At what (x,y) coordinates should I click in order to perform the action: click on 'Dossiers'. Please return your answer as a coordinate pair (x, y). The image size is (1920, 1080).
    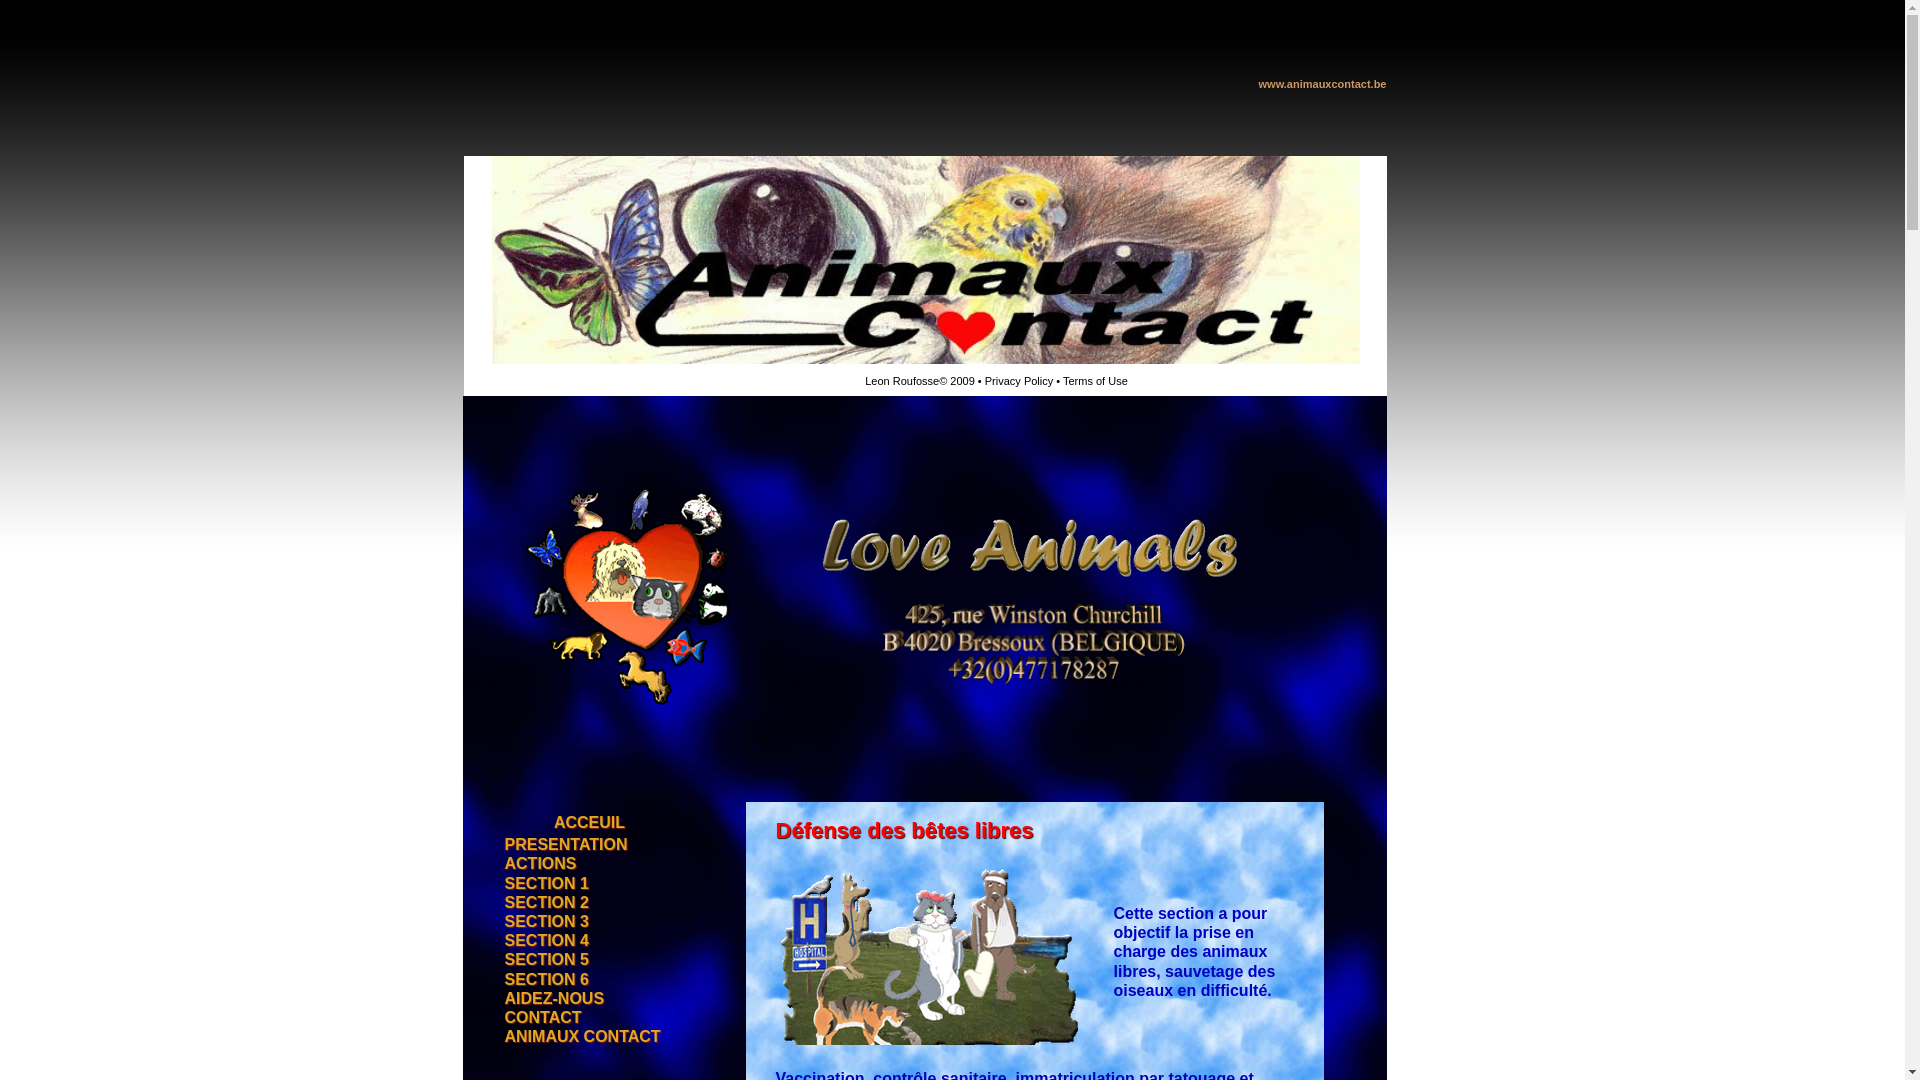
    Looking at the image, I should click on (583, 524).